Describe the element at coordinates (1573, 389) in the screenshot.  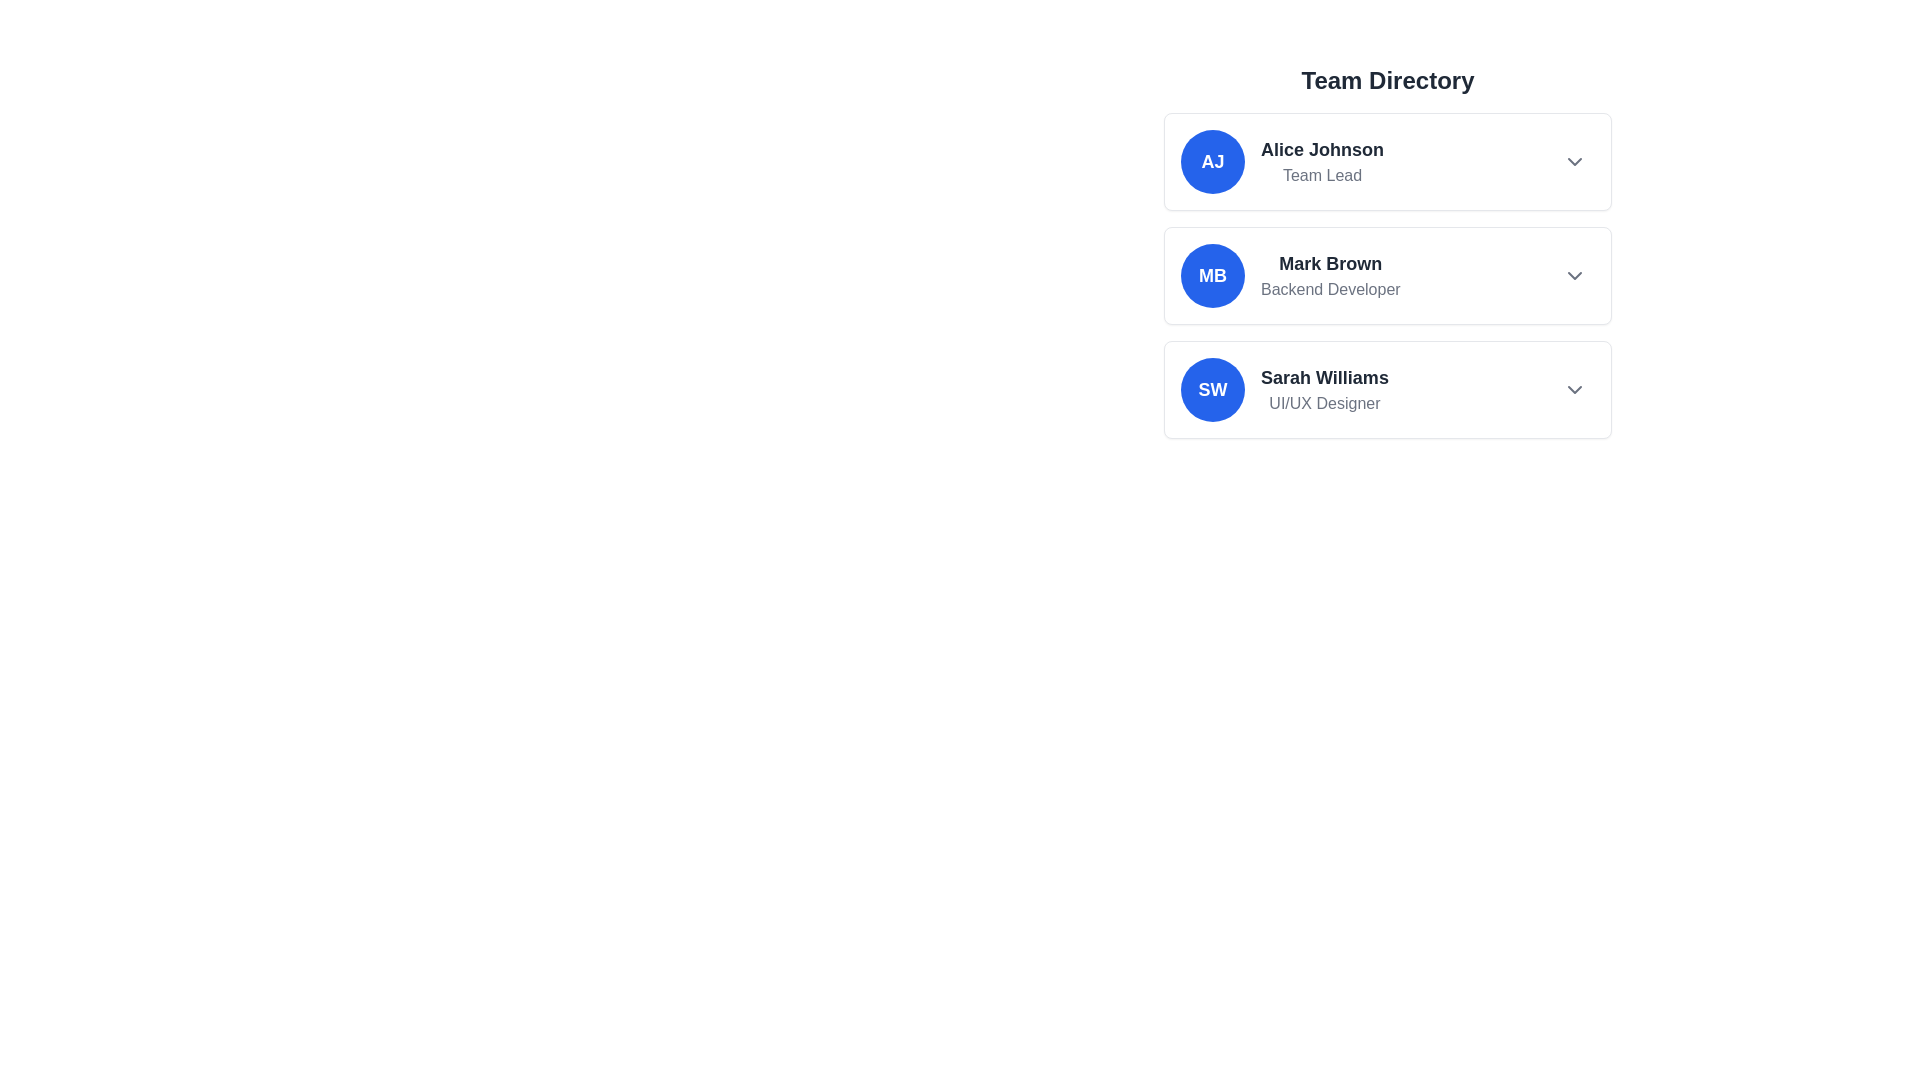
I see `the Chevron icon on the right-hand side of the 'Sarah Williams - UI/UX Designer' entry in the Team Directory` at that location.